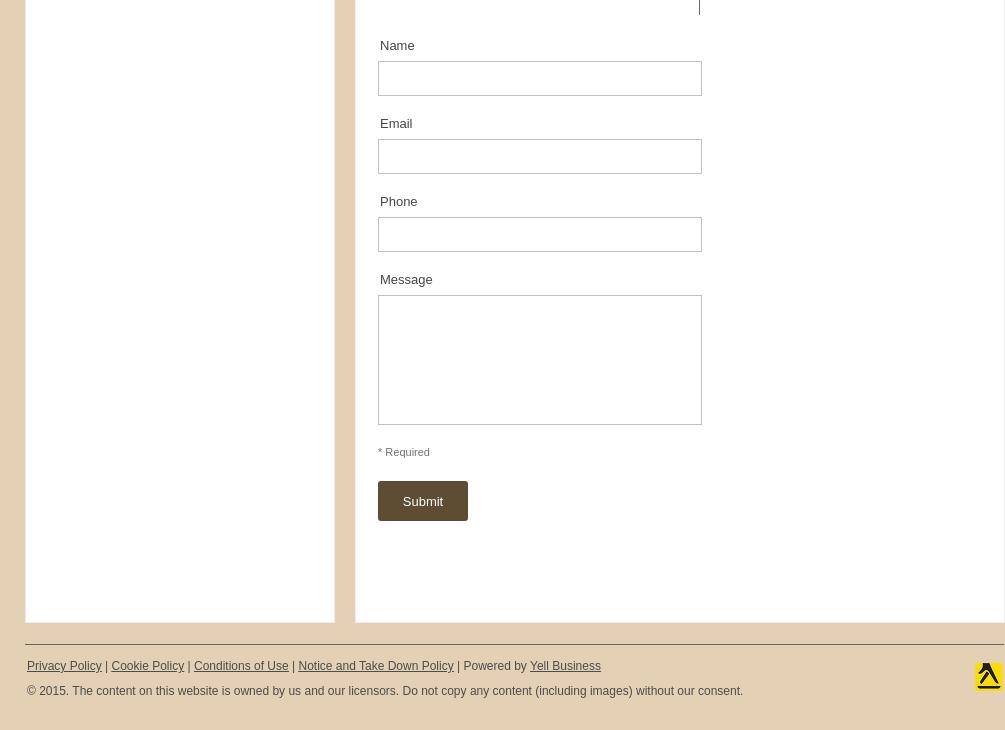 This screenshot has height=730, width=1005. I want to click on 'Conditions of Use', so click(239, 665).